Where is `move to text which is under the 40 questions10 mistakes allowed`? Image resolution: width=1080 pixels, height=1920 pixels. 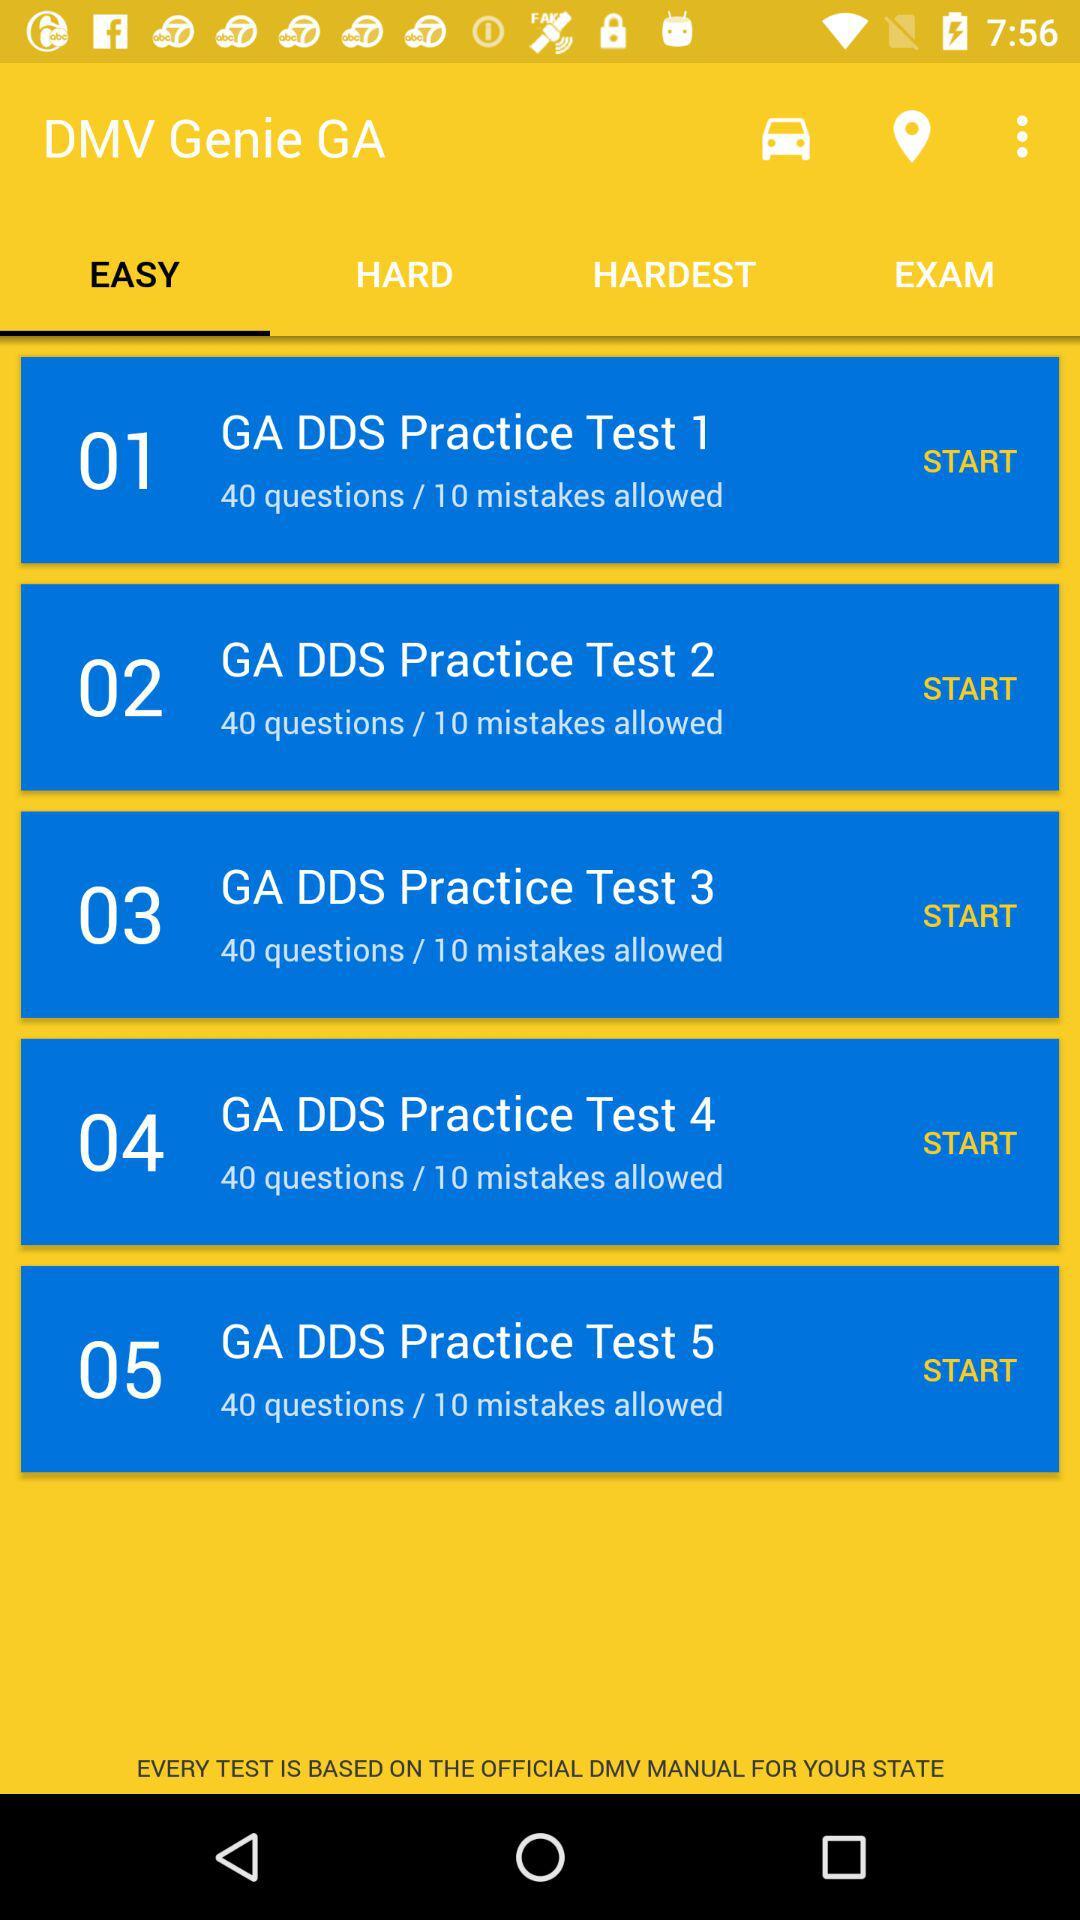 move to text which is under the 40 questions10 mistakes allowed is located at coordinates (540, 1367).